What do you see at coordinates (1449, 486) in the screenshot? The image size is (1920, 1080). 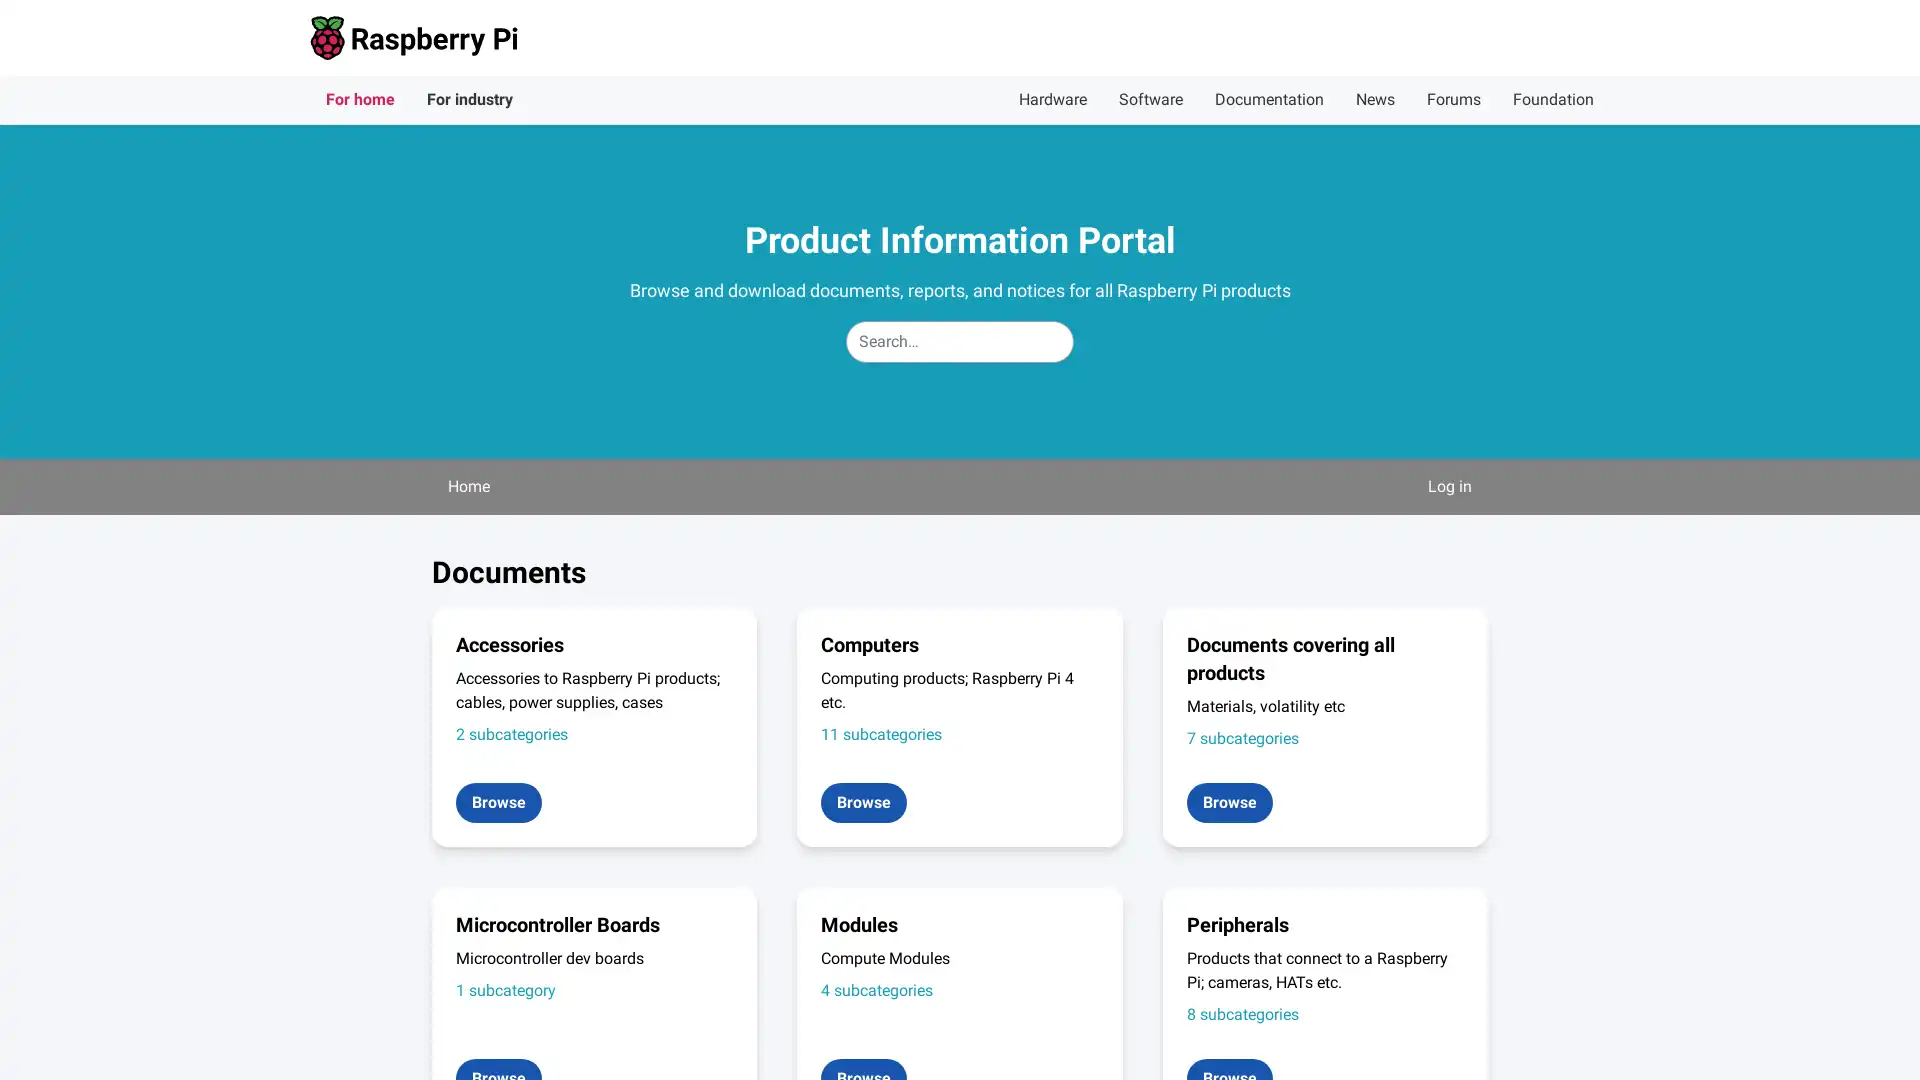 I see `Log in` at bounding box center [1449, 486].